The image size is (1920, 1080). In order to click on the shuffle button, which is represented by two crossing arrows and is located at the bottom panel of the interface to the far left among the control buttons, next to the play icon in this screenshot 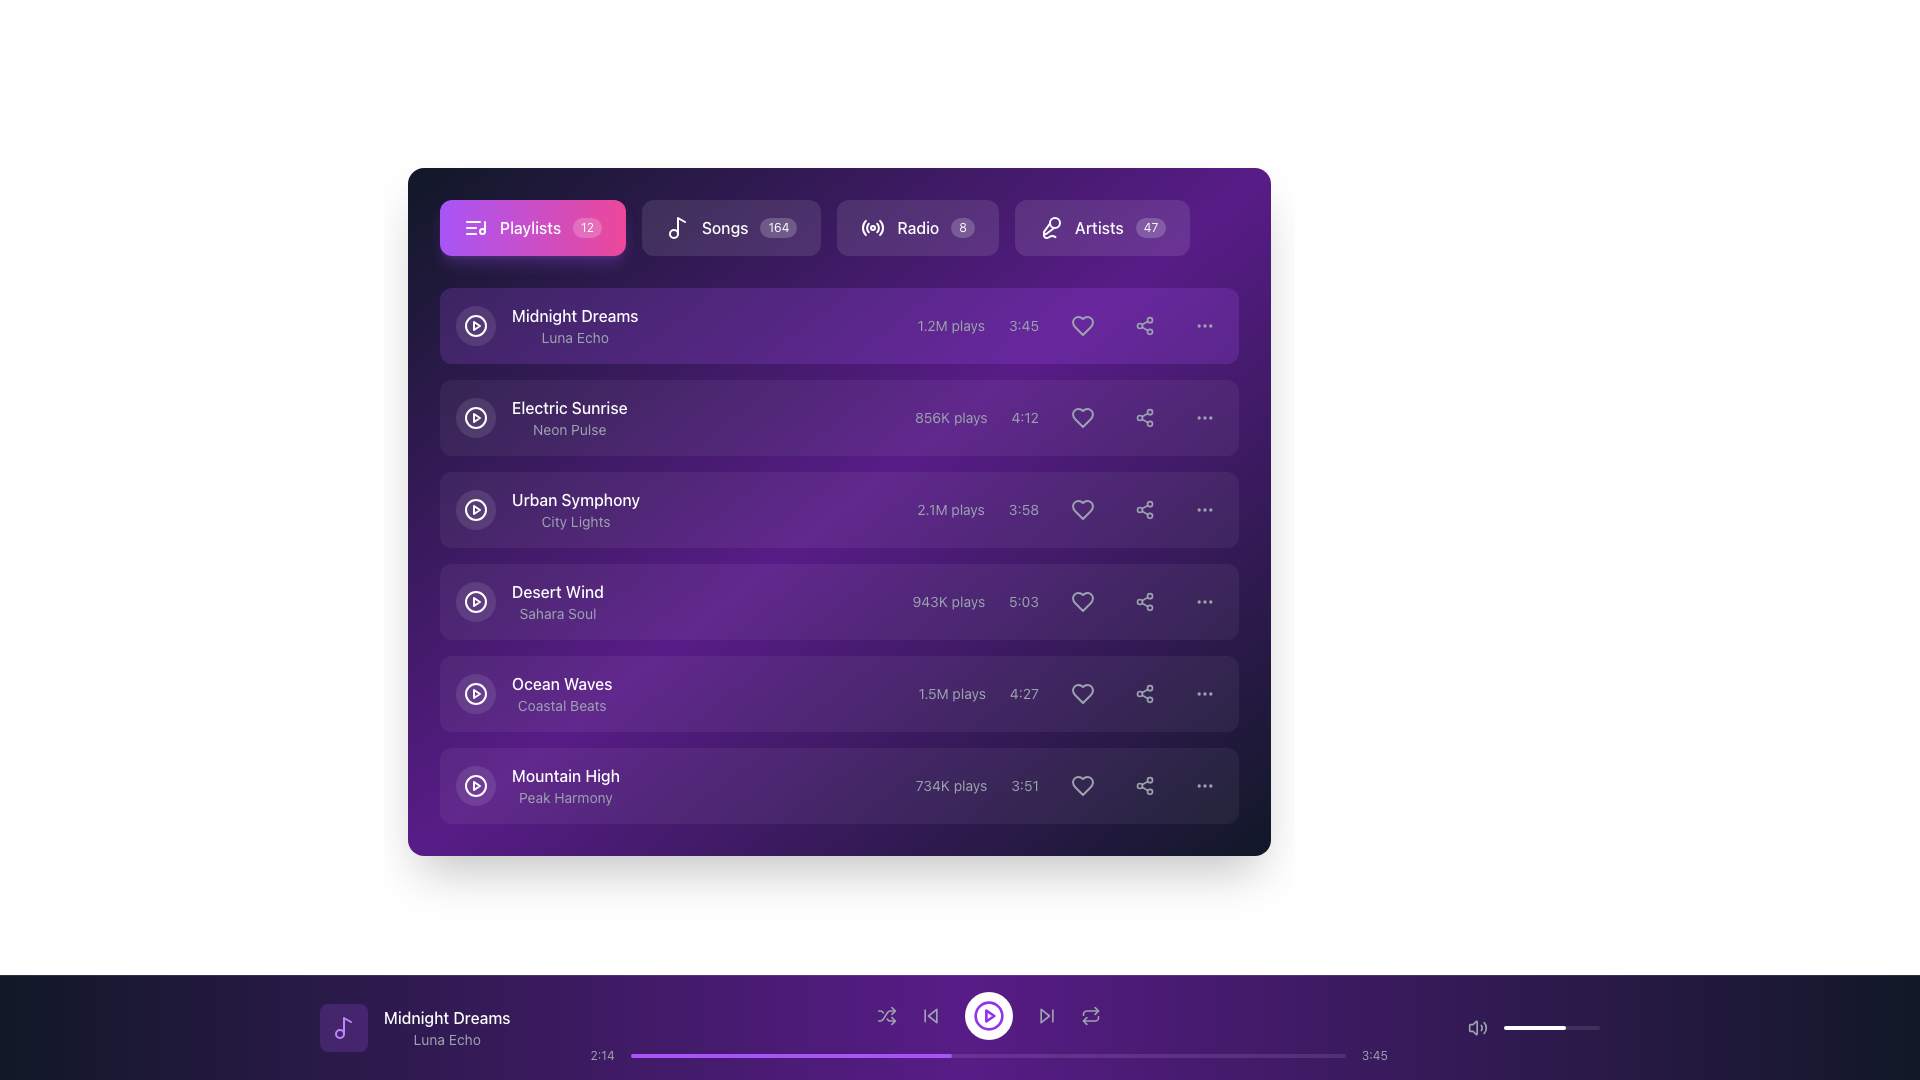, I will do `click(886, 1015)`.